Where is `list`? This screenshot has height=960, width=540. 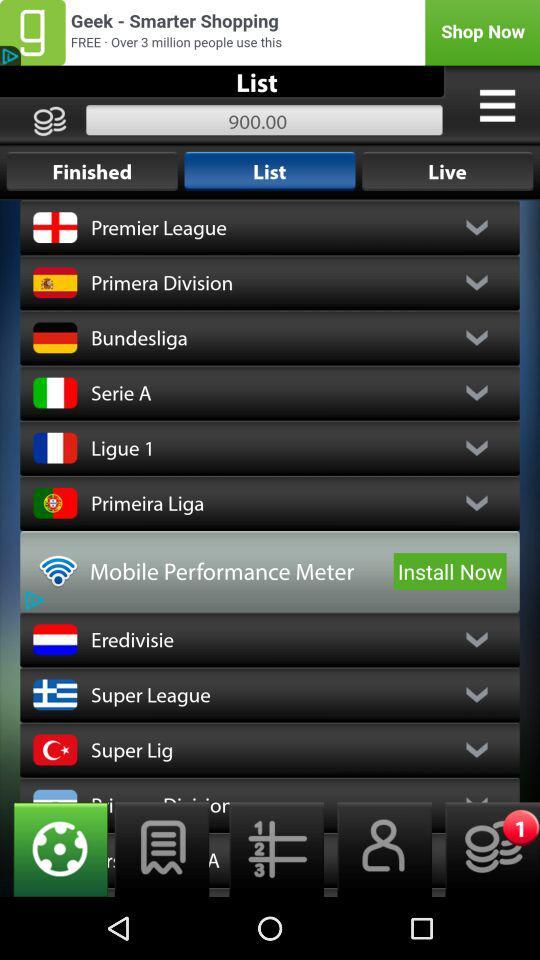 list is located at coordinates (161, 848).